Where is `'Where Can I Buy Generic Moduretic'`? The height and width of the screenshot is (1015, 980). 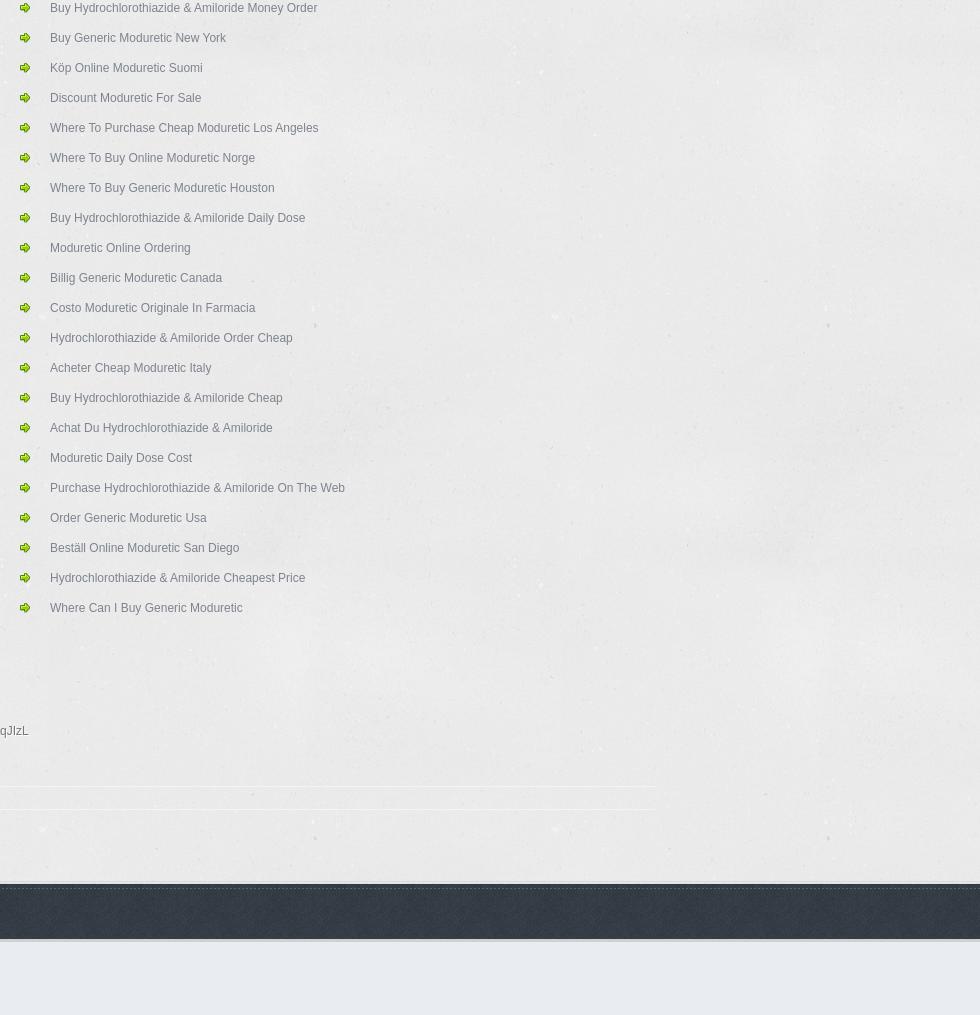 'Where Can I Buy Generic Moduretic' is located at coordinates (146, 606).